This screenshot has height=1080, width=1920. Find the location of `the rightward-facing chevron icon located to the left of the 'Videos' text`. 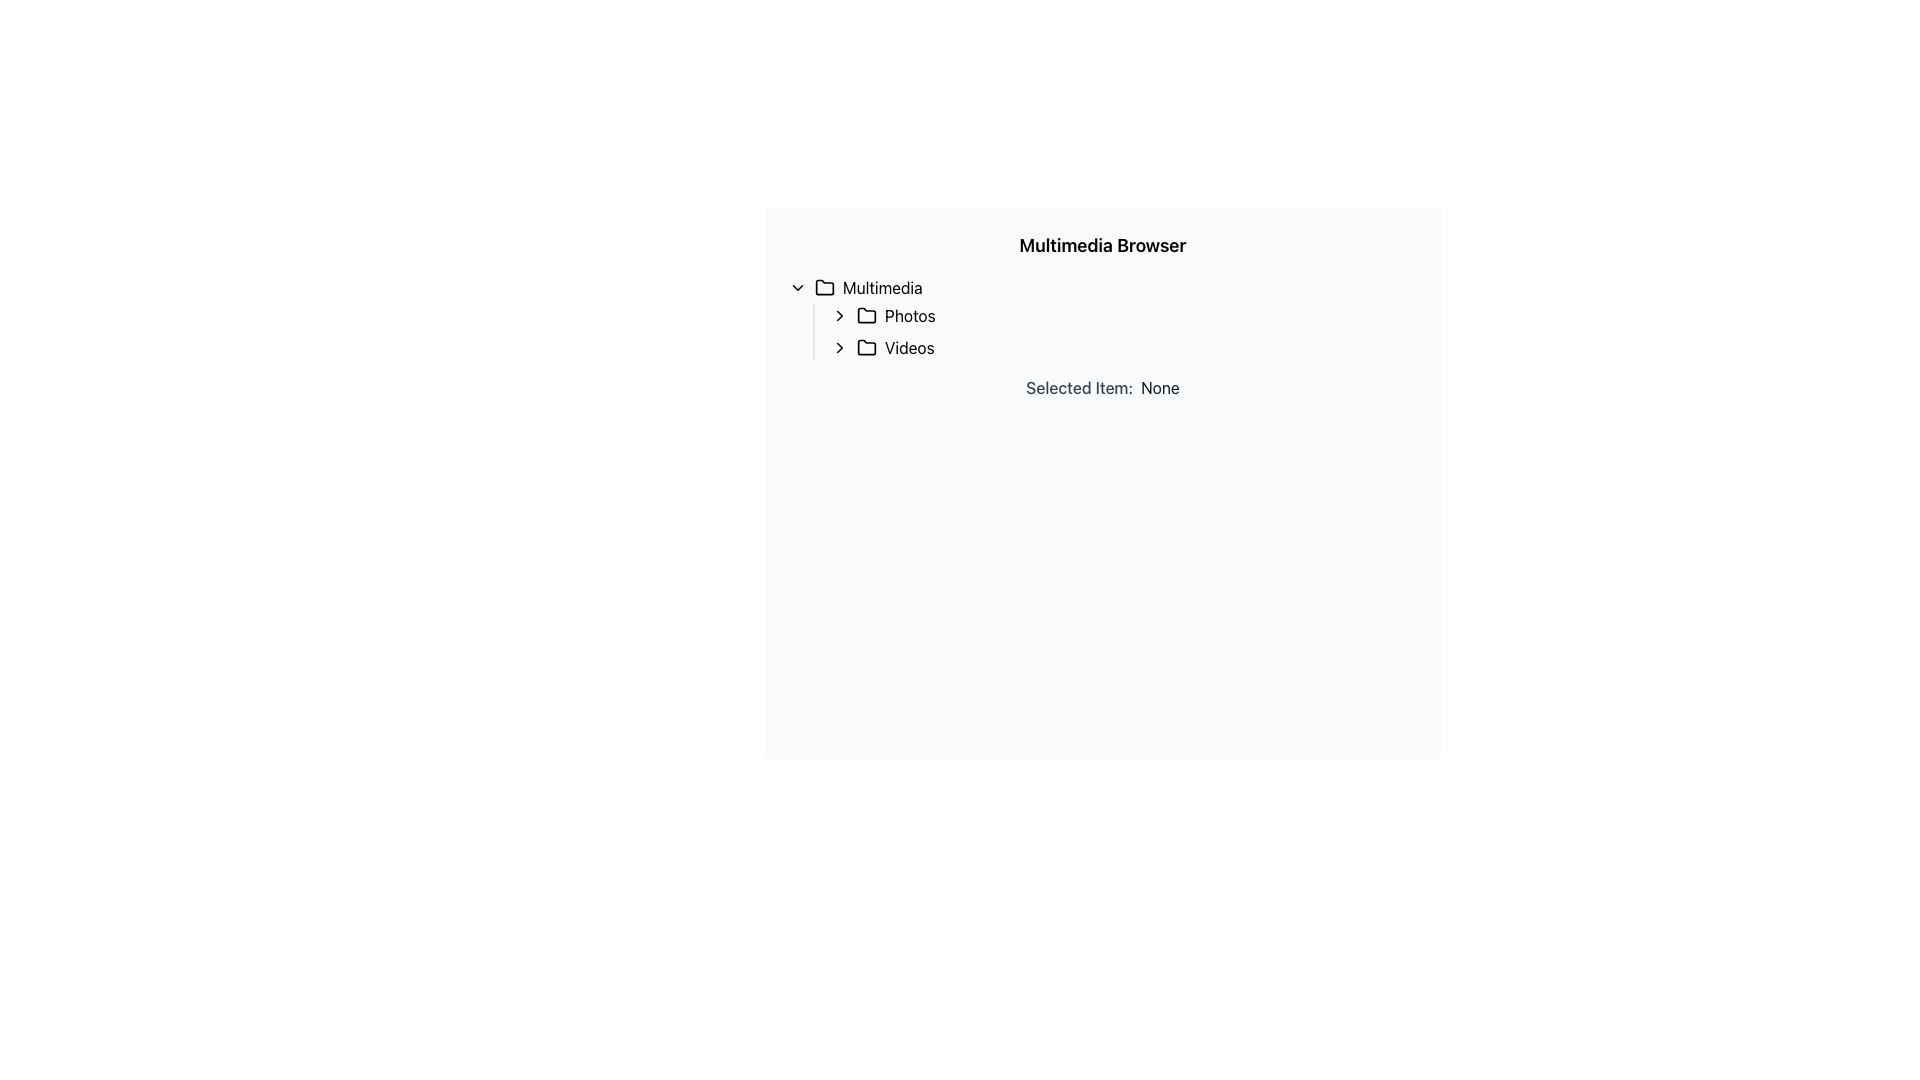

the rightward-facing chevron icon located to the left of the 'Videos' text is located at coordinates (840, 346).